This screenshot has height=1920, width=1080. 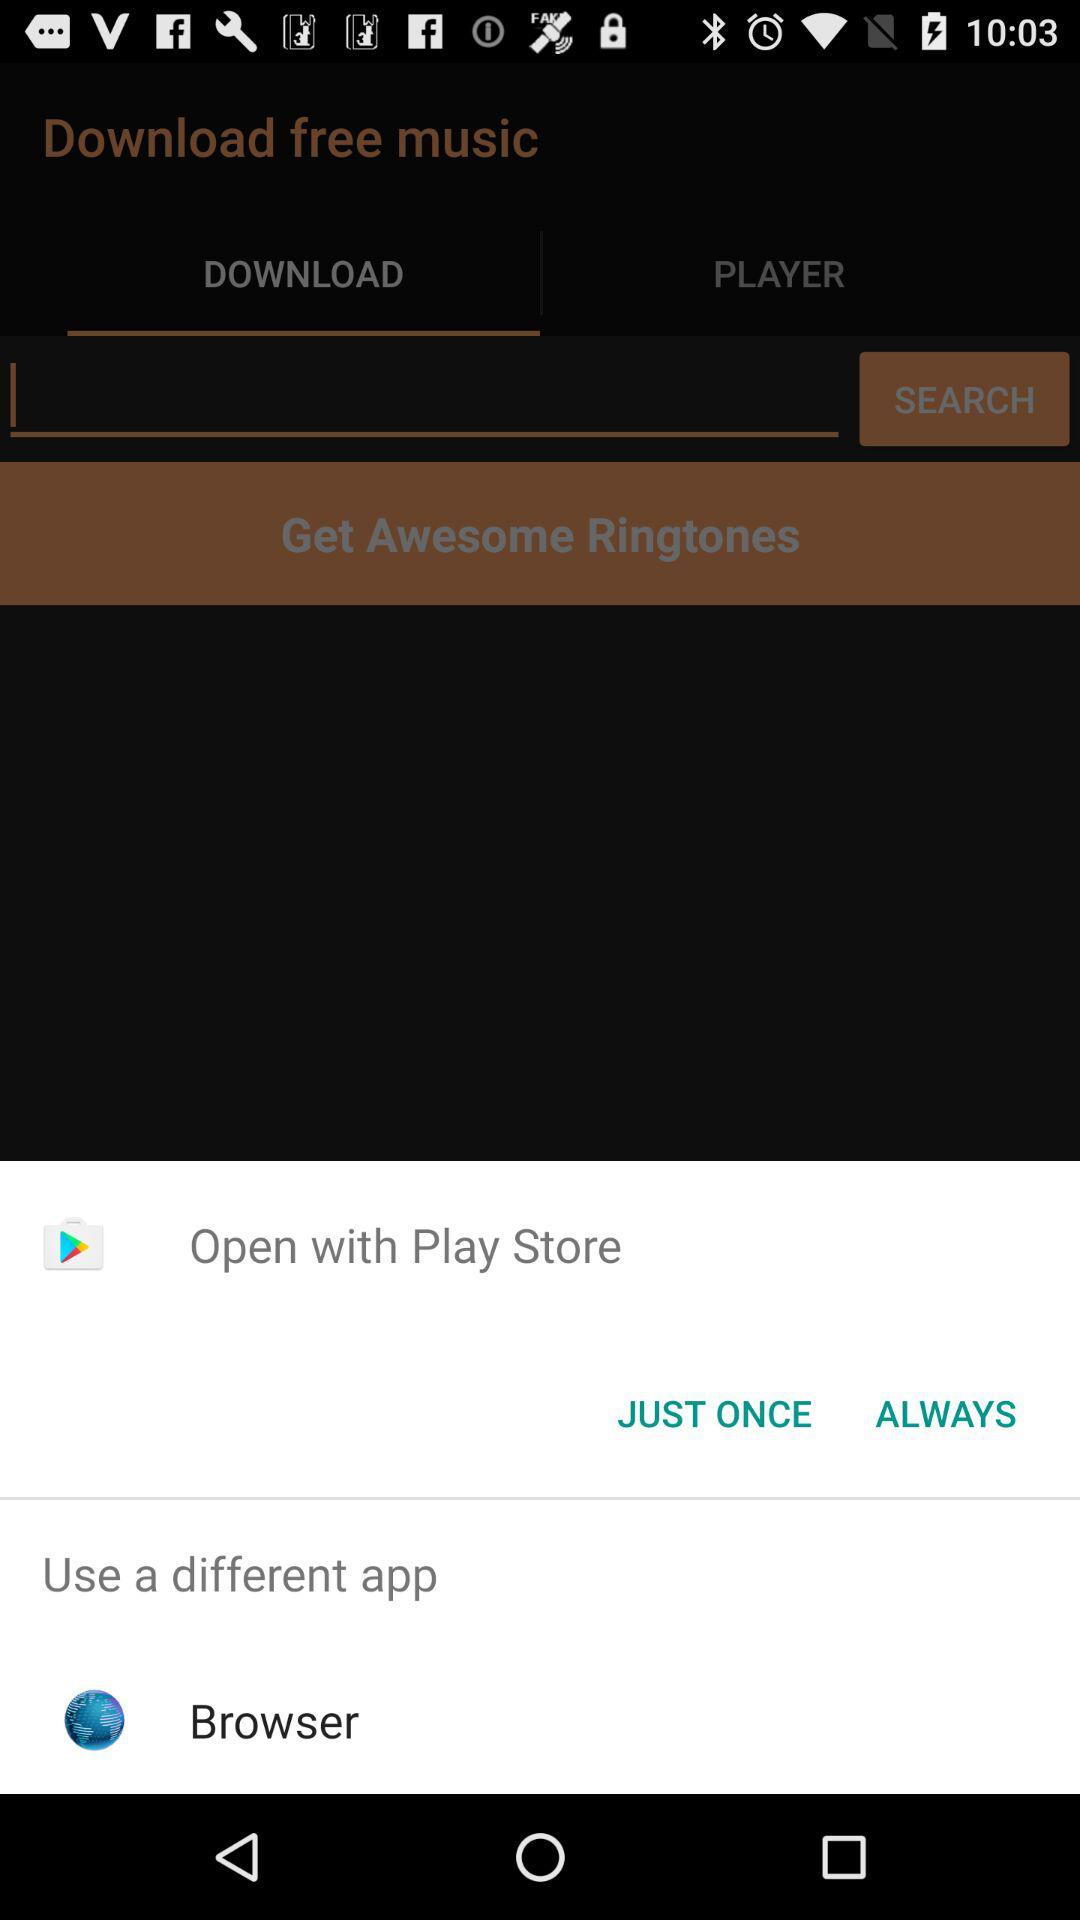 What do you see at coordinates (945, 1411) in the screenshot?
I see `always icon` at bounding box center [945, 1411].